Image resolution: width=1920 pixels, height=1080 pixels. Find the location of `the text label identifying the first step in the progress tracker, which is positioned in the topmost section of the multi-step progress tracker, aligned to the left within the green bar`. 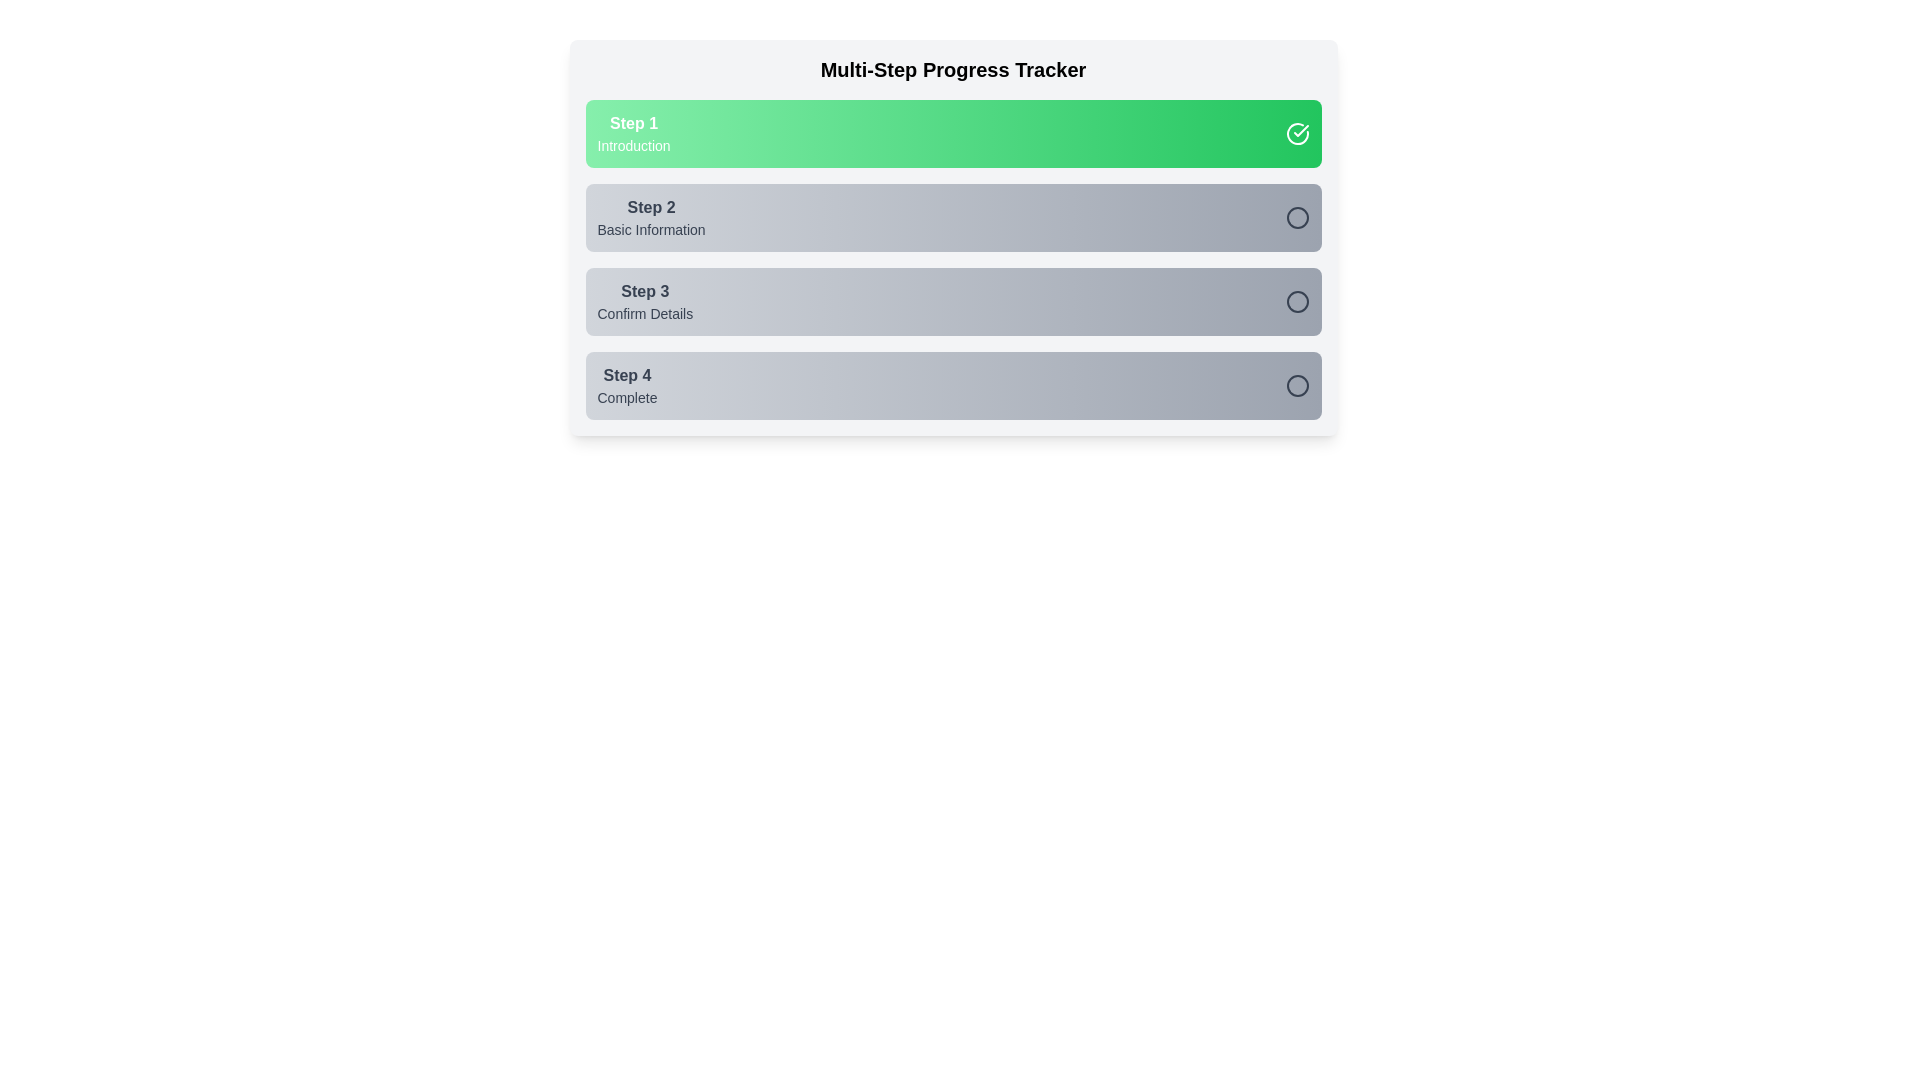

the text label identifying the first step in the progress tracker, which is positioned in the topmost section of the multi-step progress tracker, aligned to the left within the green bar is located at coordinates (633, 123).